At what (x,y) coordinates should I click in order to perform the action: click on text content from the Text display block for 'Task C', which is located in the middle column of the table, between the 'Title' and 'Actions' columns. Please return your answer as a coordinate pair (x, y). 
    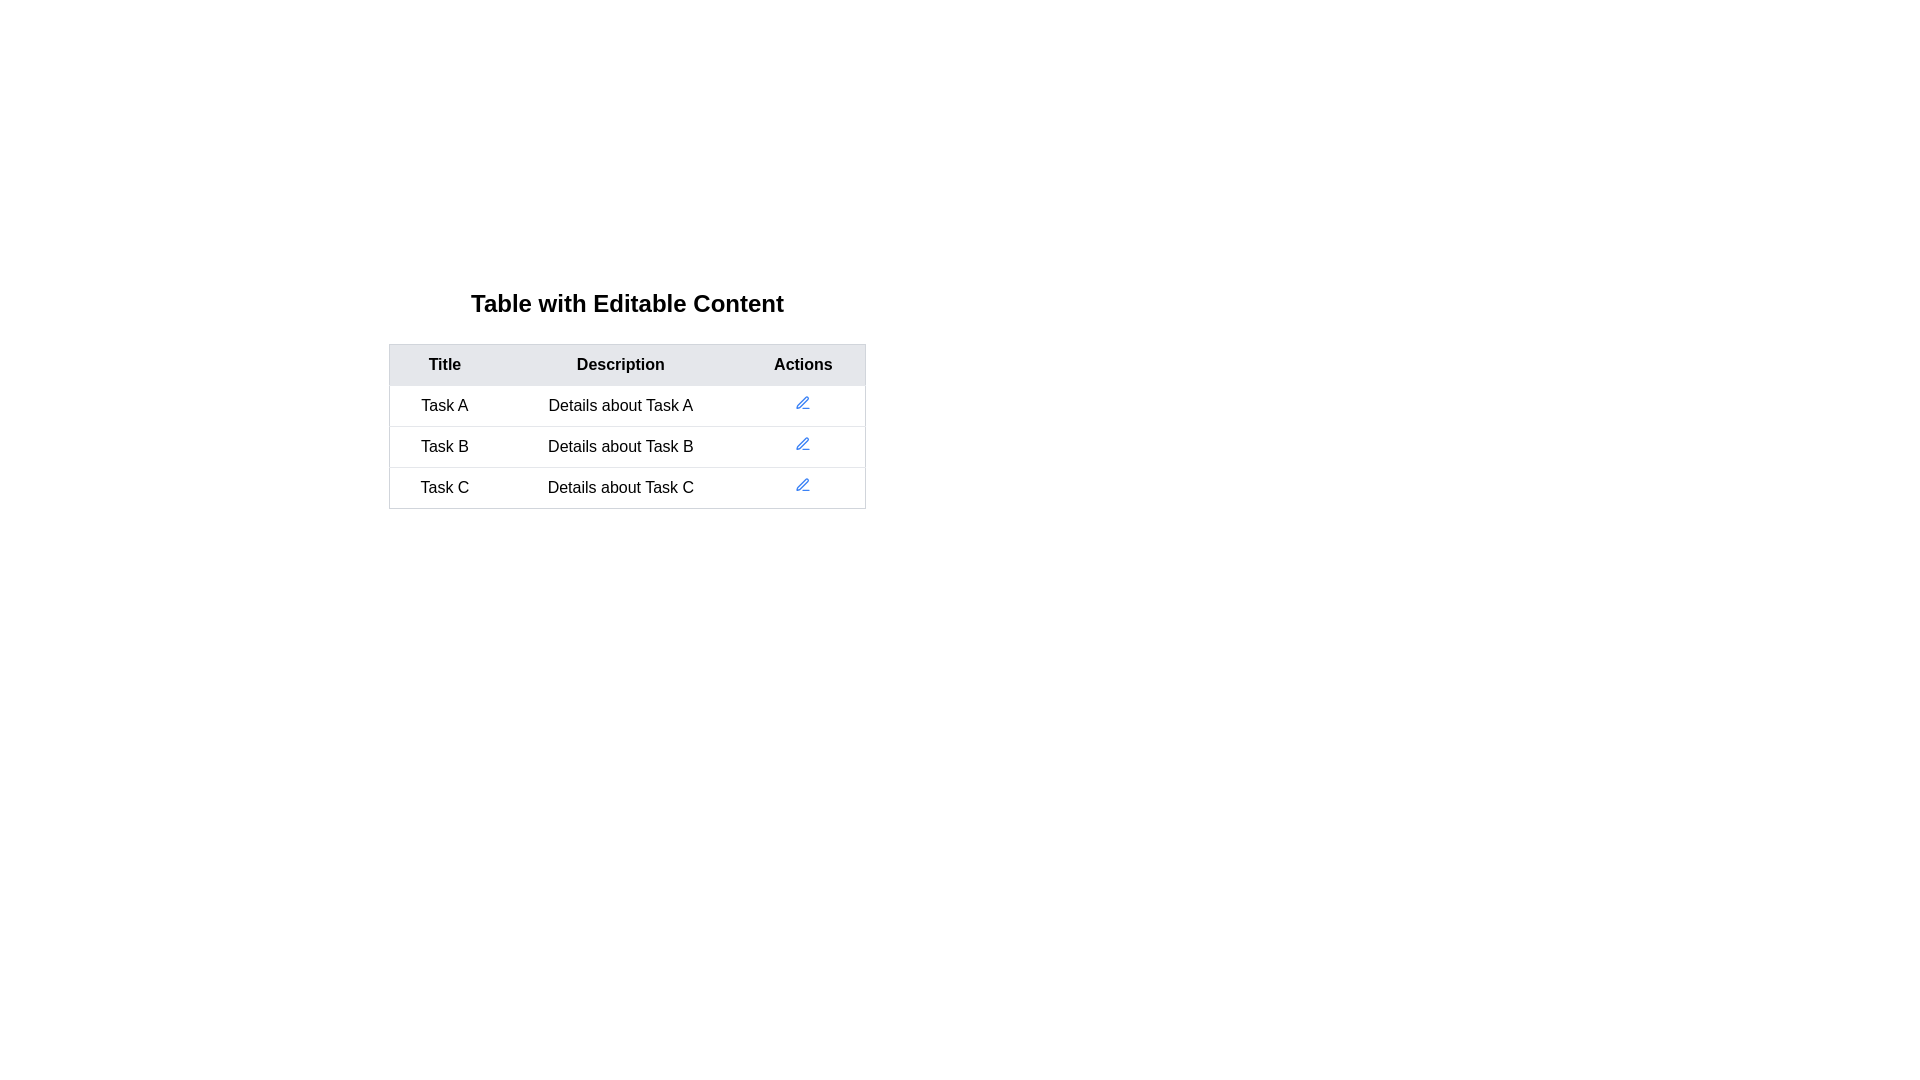
    Looking at the image, I should click on (619, 488).